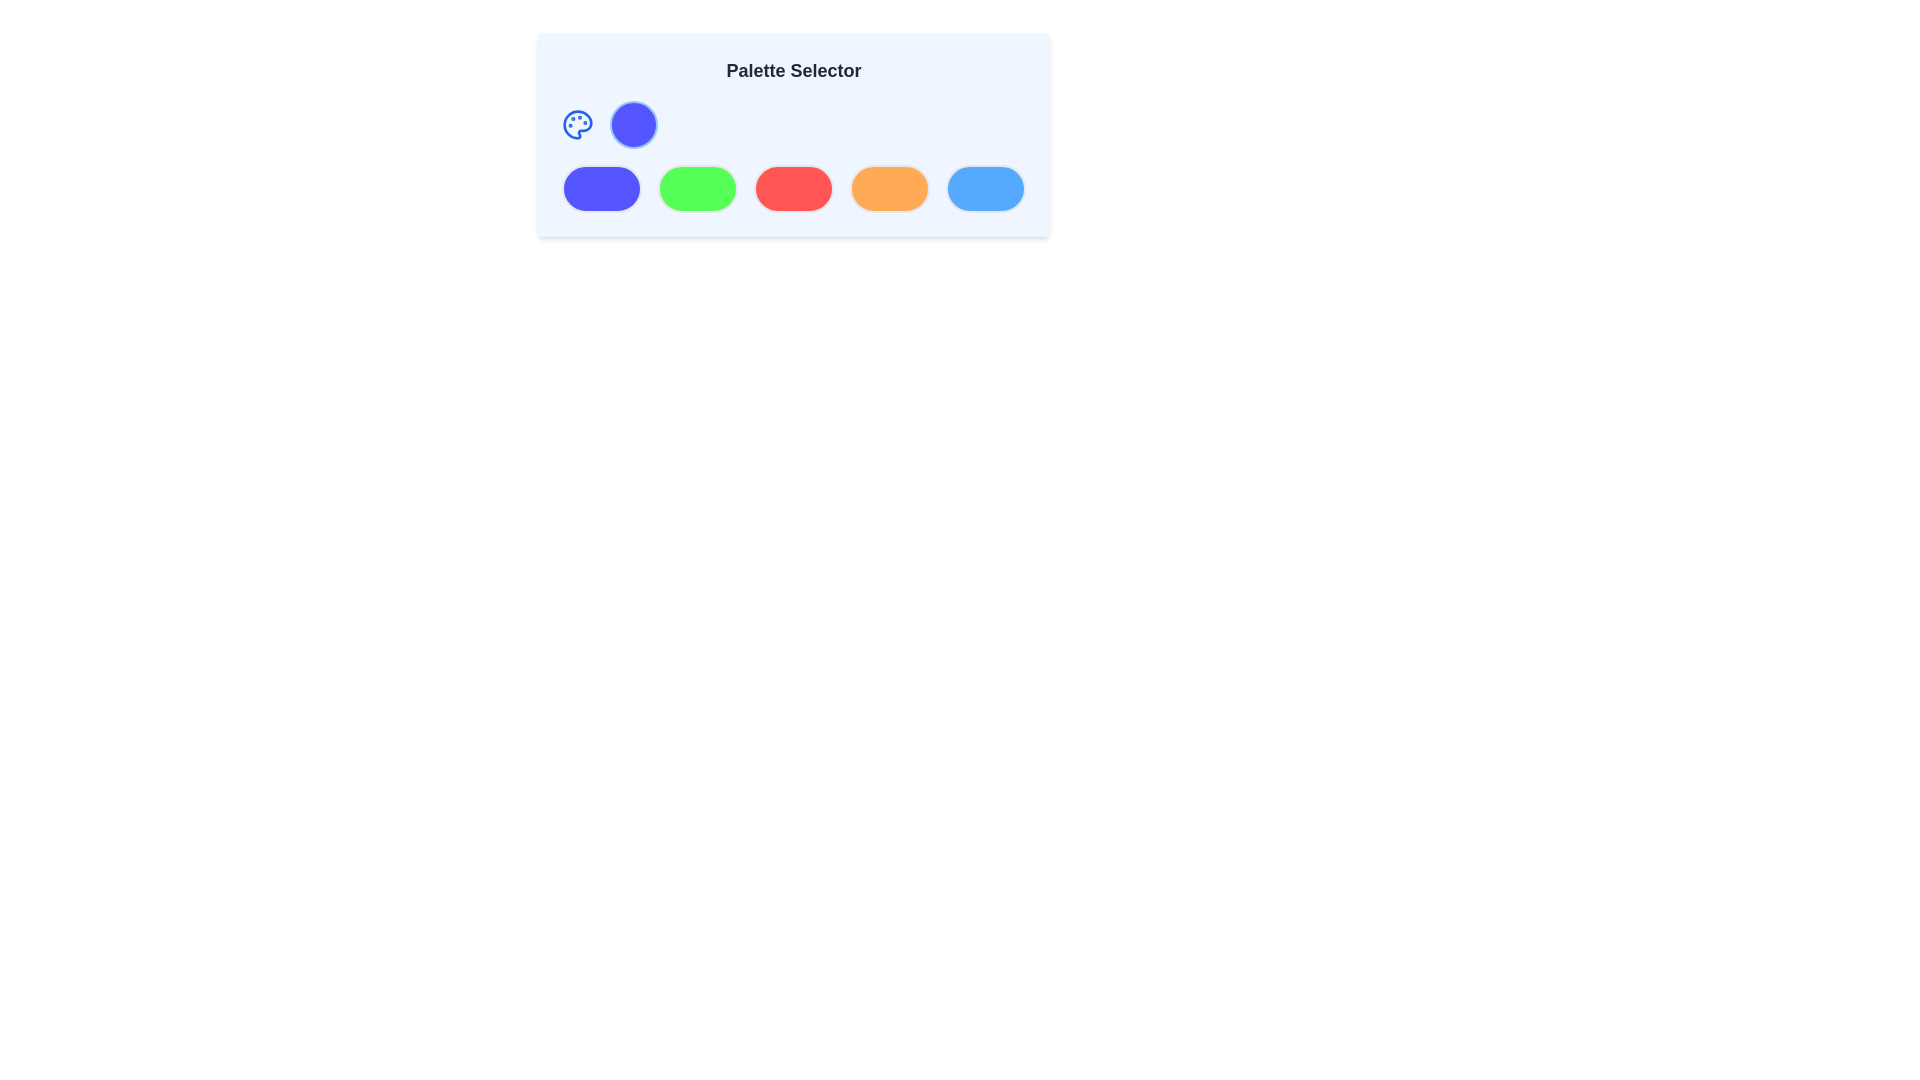  What do you see at coordinates (576, 124) in the screenshot?
I see `the paint palette icon located on the top-left corner of the light blue 'Palette Selector' panel` at bounding box center [576, 124].